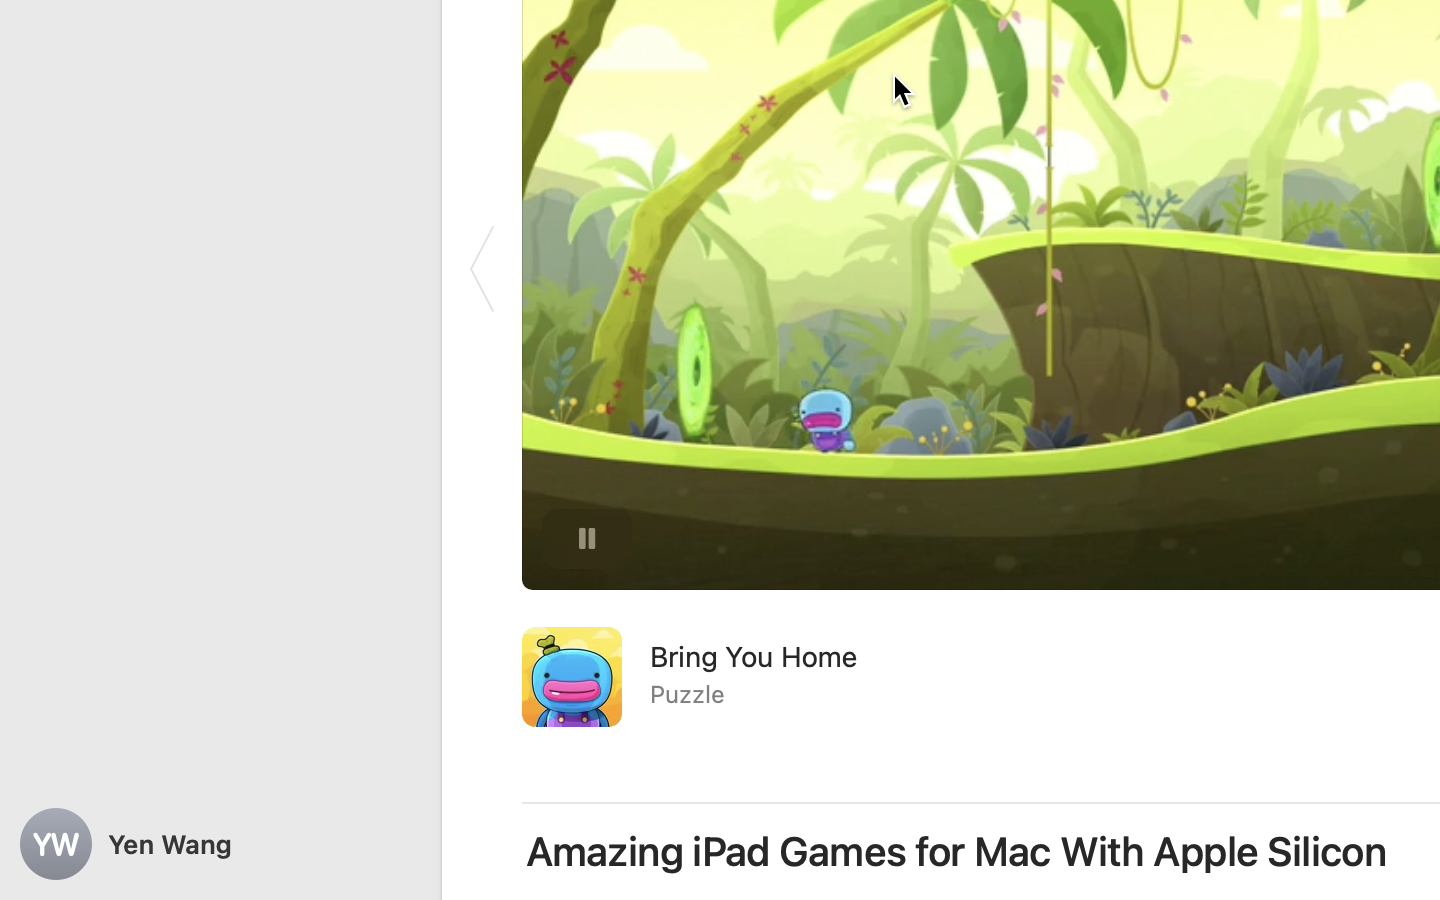 This screenshot has height=900, width=1440. I want to click on 'Yen Wang', so click(220, 844).